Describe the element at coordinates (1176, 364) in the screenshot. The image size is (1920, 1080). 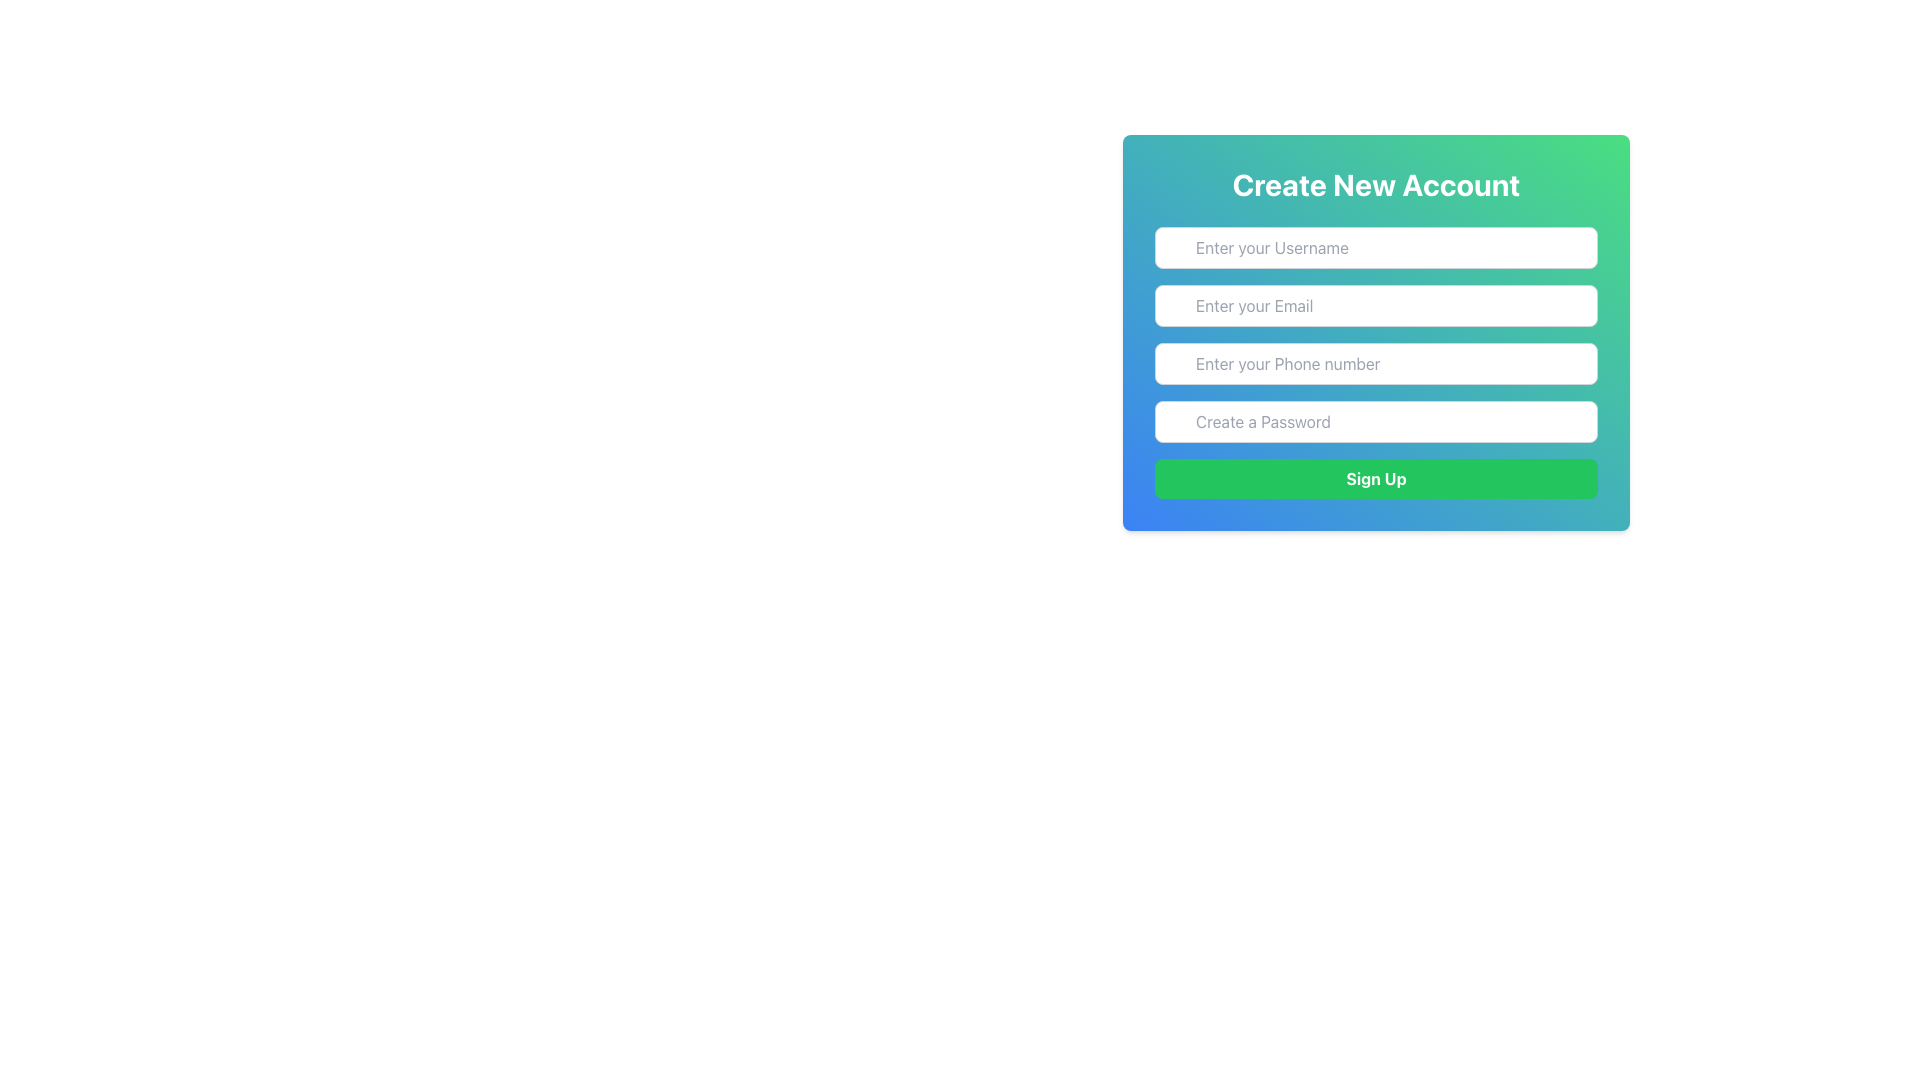
I see `the small white phone icon located within the third input field labeled 'Enter your Phone number', aligned towards the left side of the text input box` at that location.